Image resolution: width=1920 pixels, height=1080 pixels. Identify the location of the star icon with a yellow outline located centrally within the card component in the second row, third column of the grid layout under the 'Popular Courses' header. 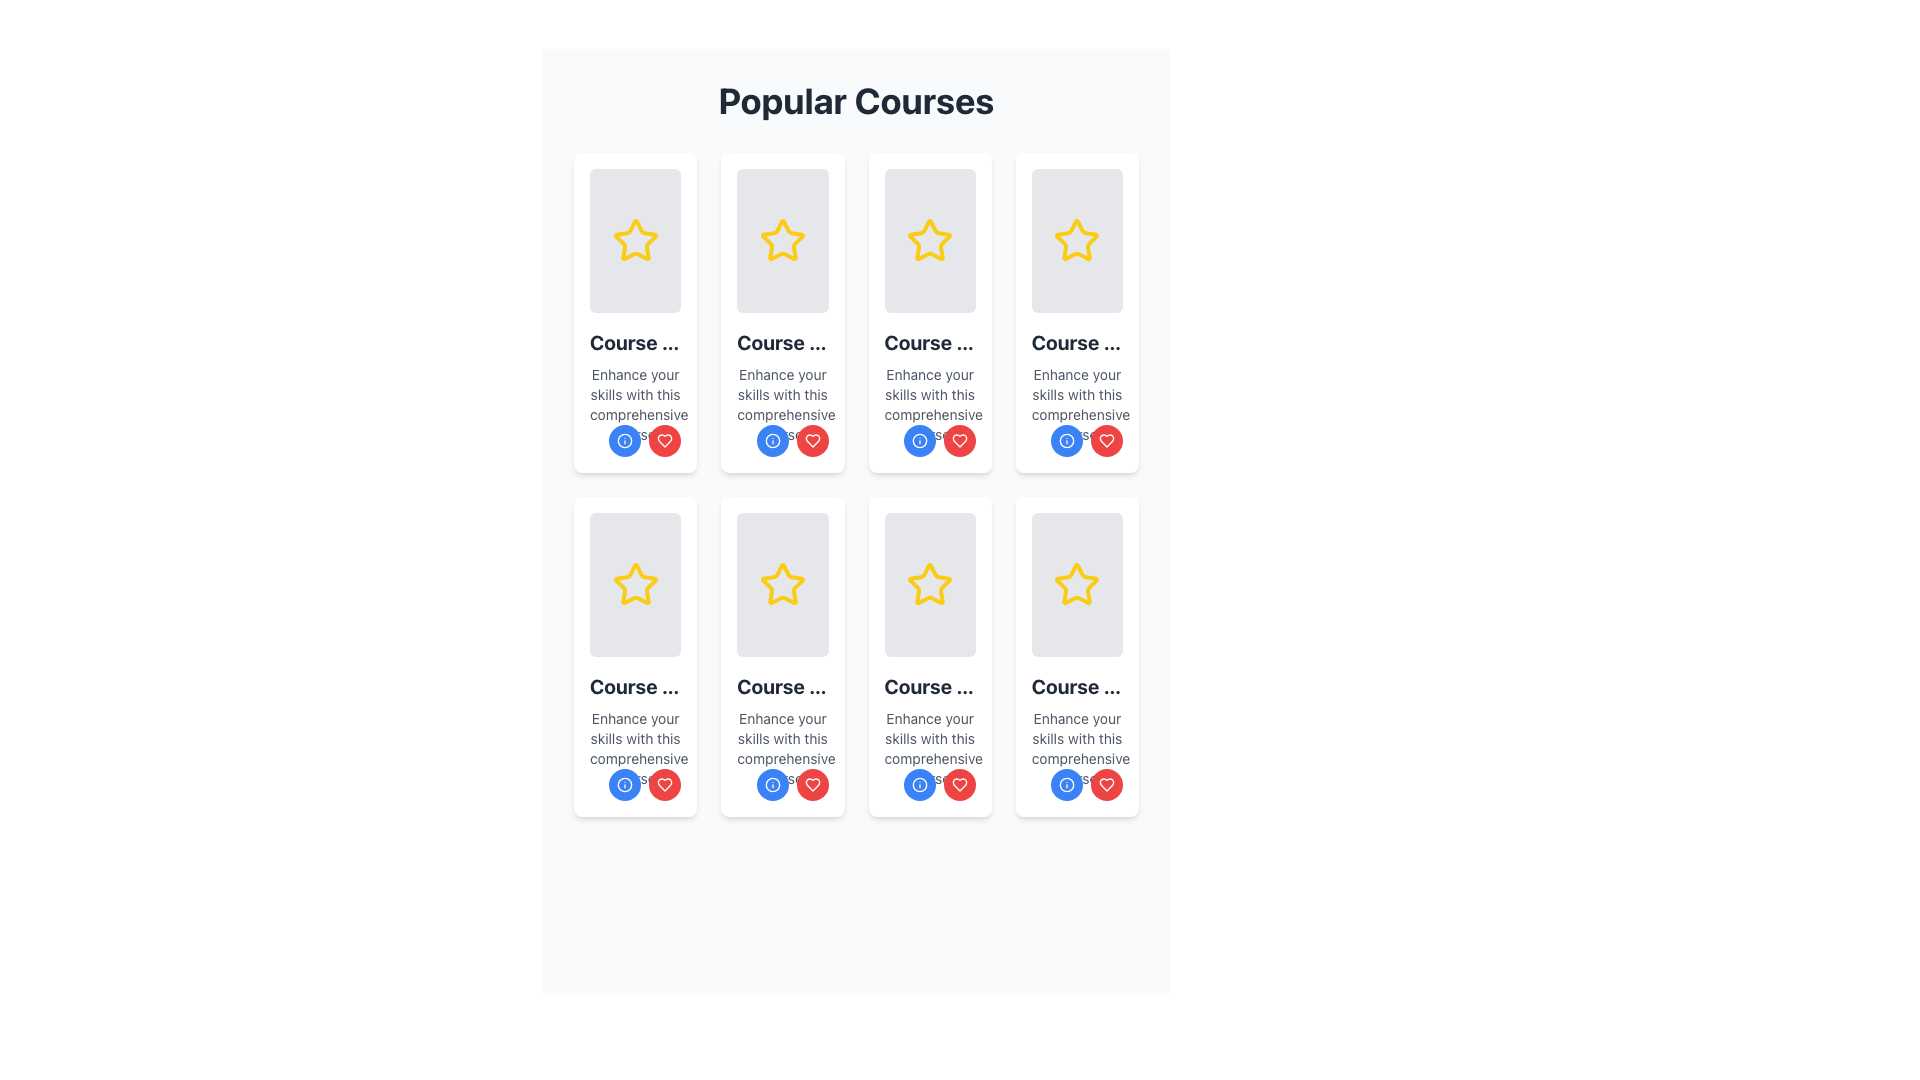
(781, 585).